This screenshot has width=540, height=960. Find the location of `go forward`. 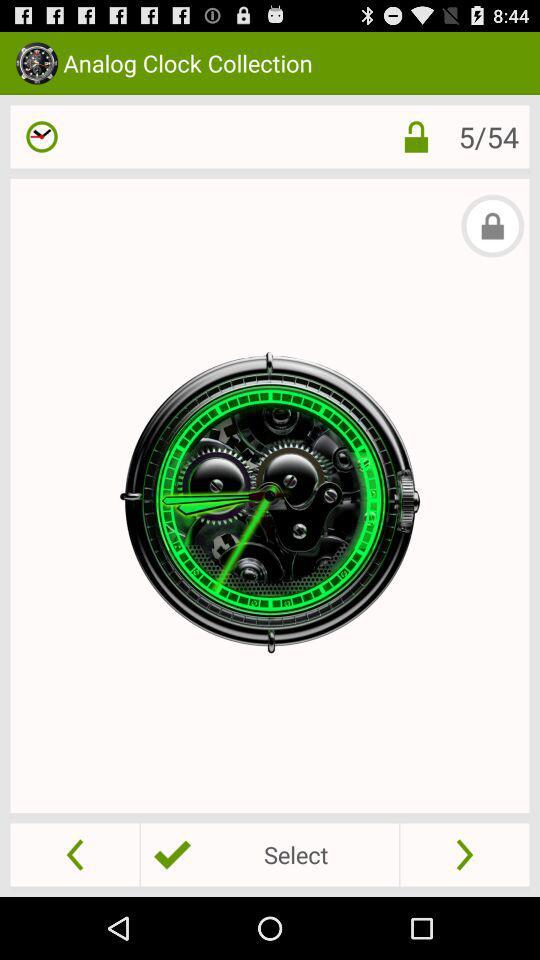

go forward is located at coordinates (464, 853).